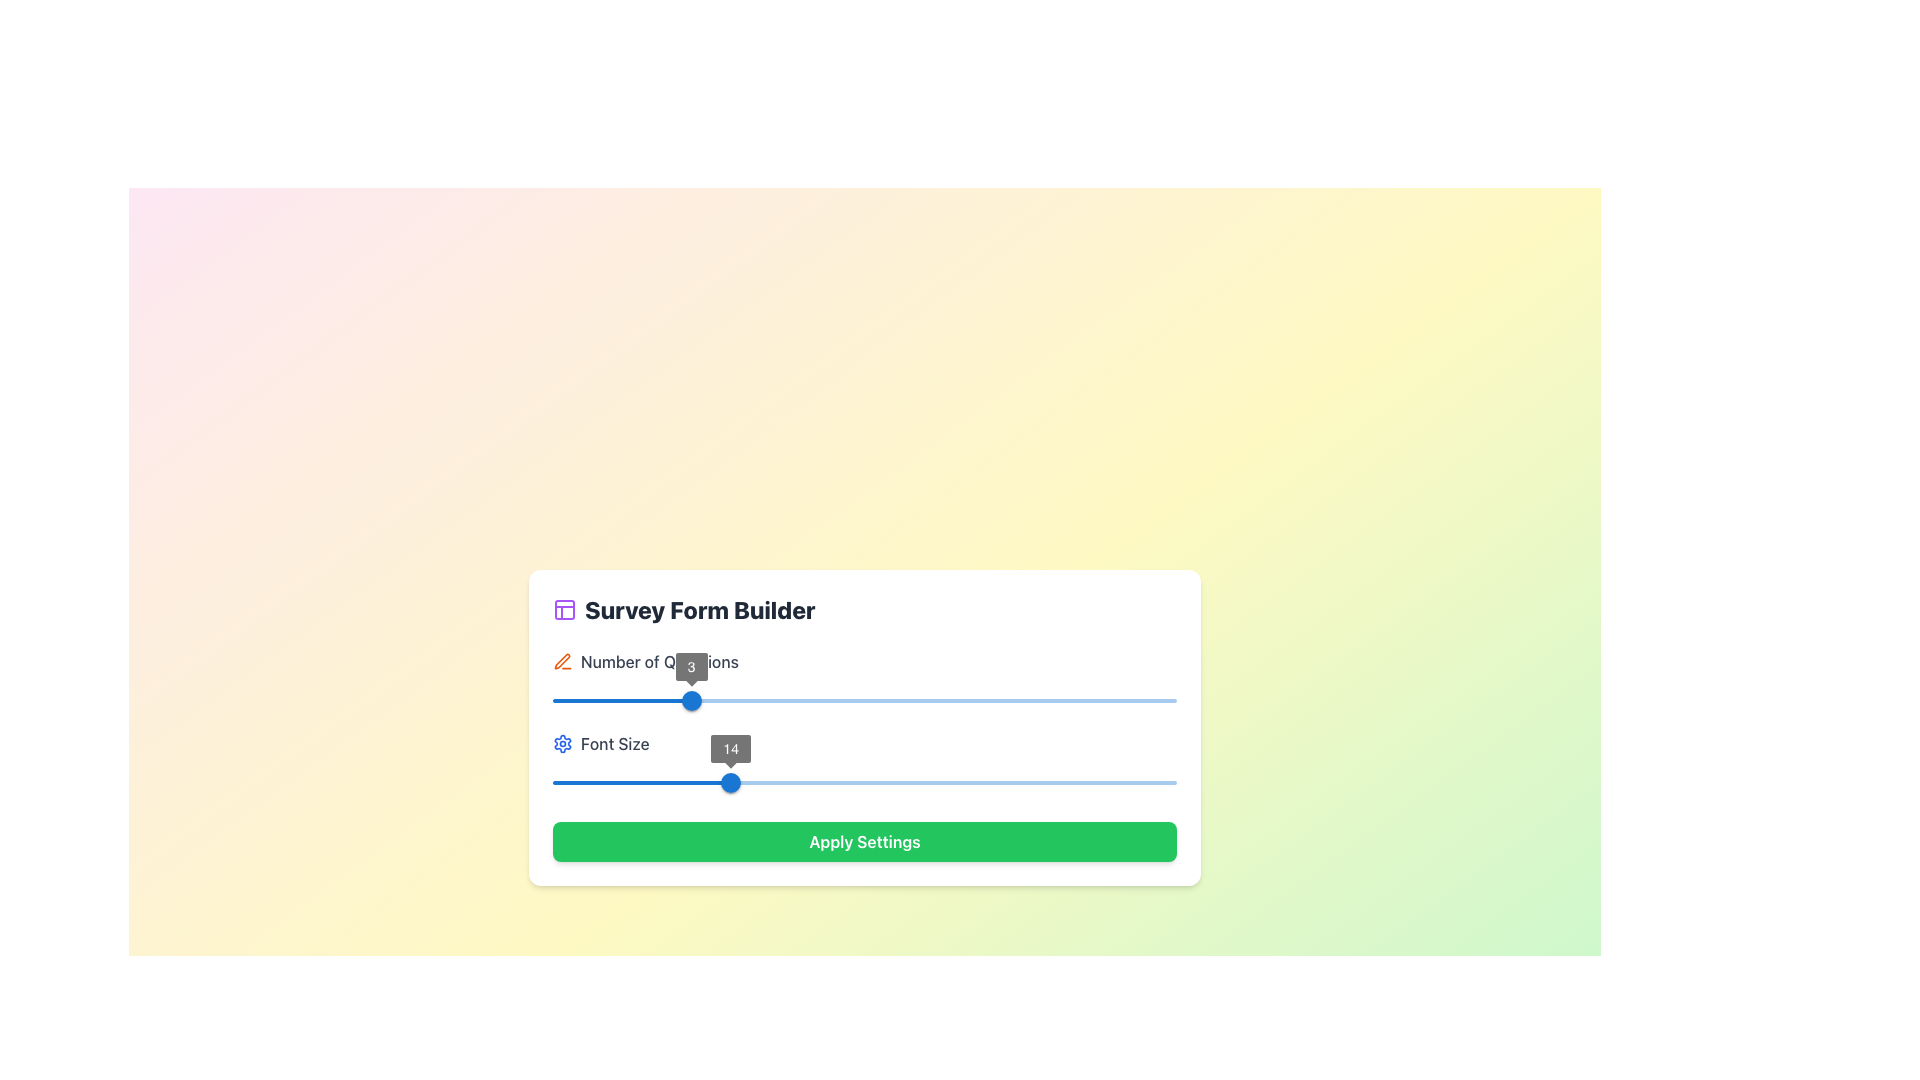  I want to click on font size, so click(1164, 782).